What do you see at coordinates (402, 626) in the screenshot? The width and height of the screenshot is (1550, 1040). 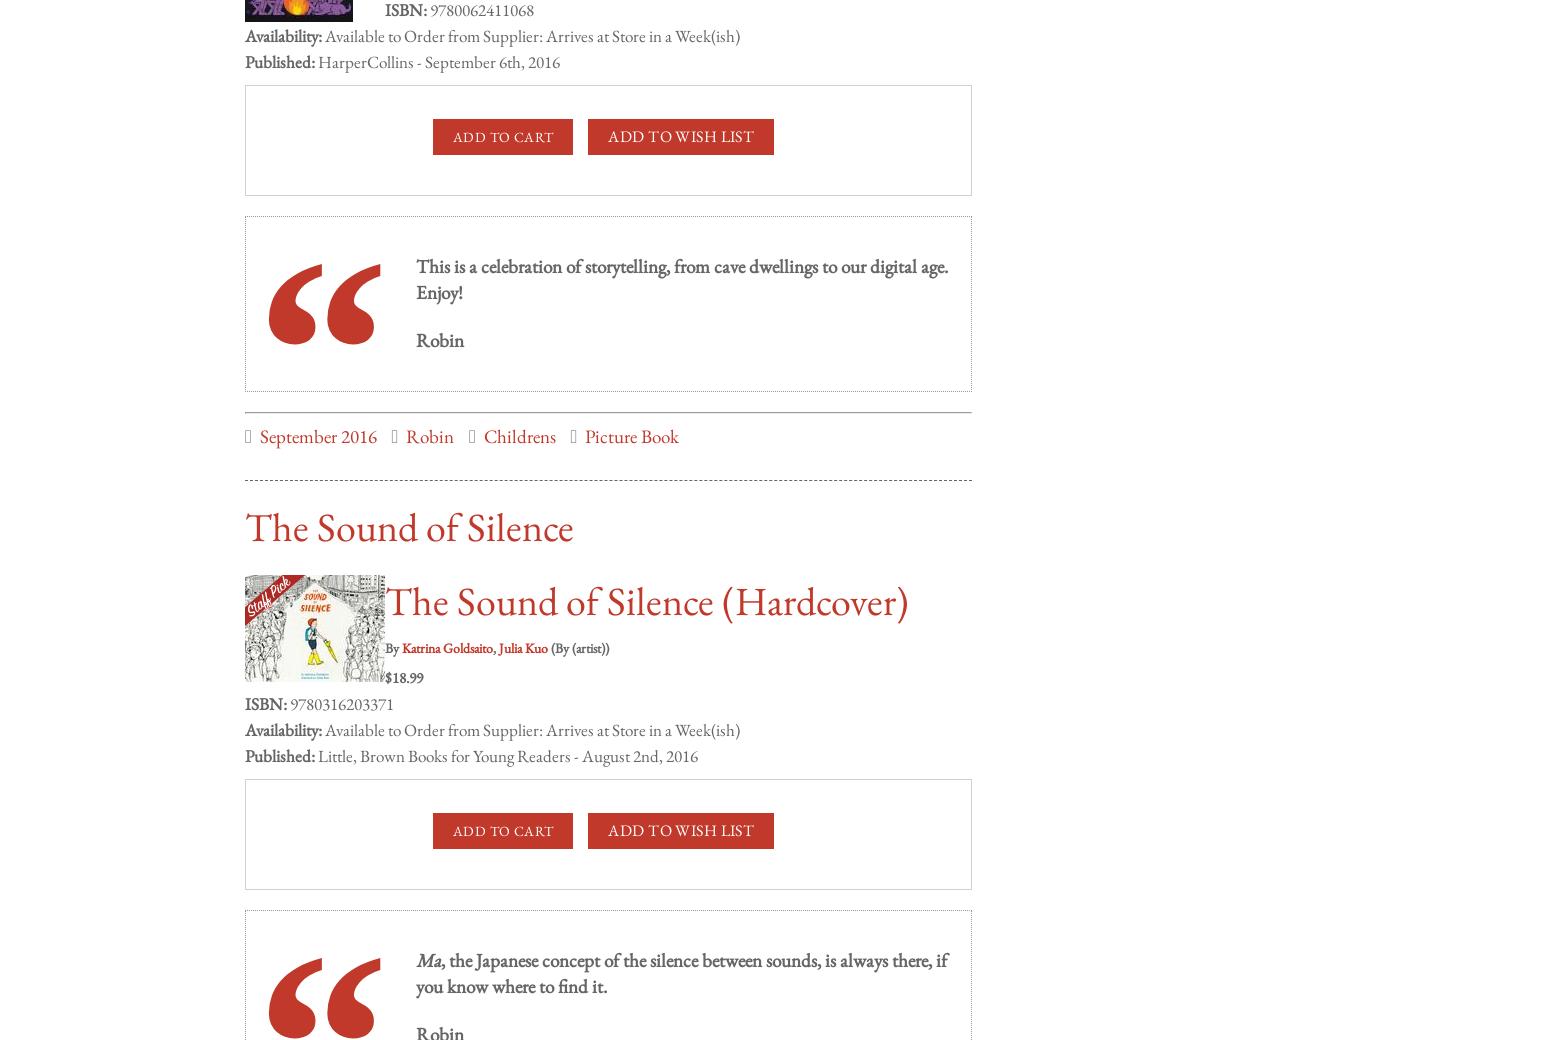 I see `'Katrina Goldsaito'` at bounding box center [402, 626].